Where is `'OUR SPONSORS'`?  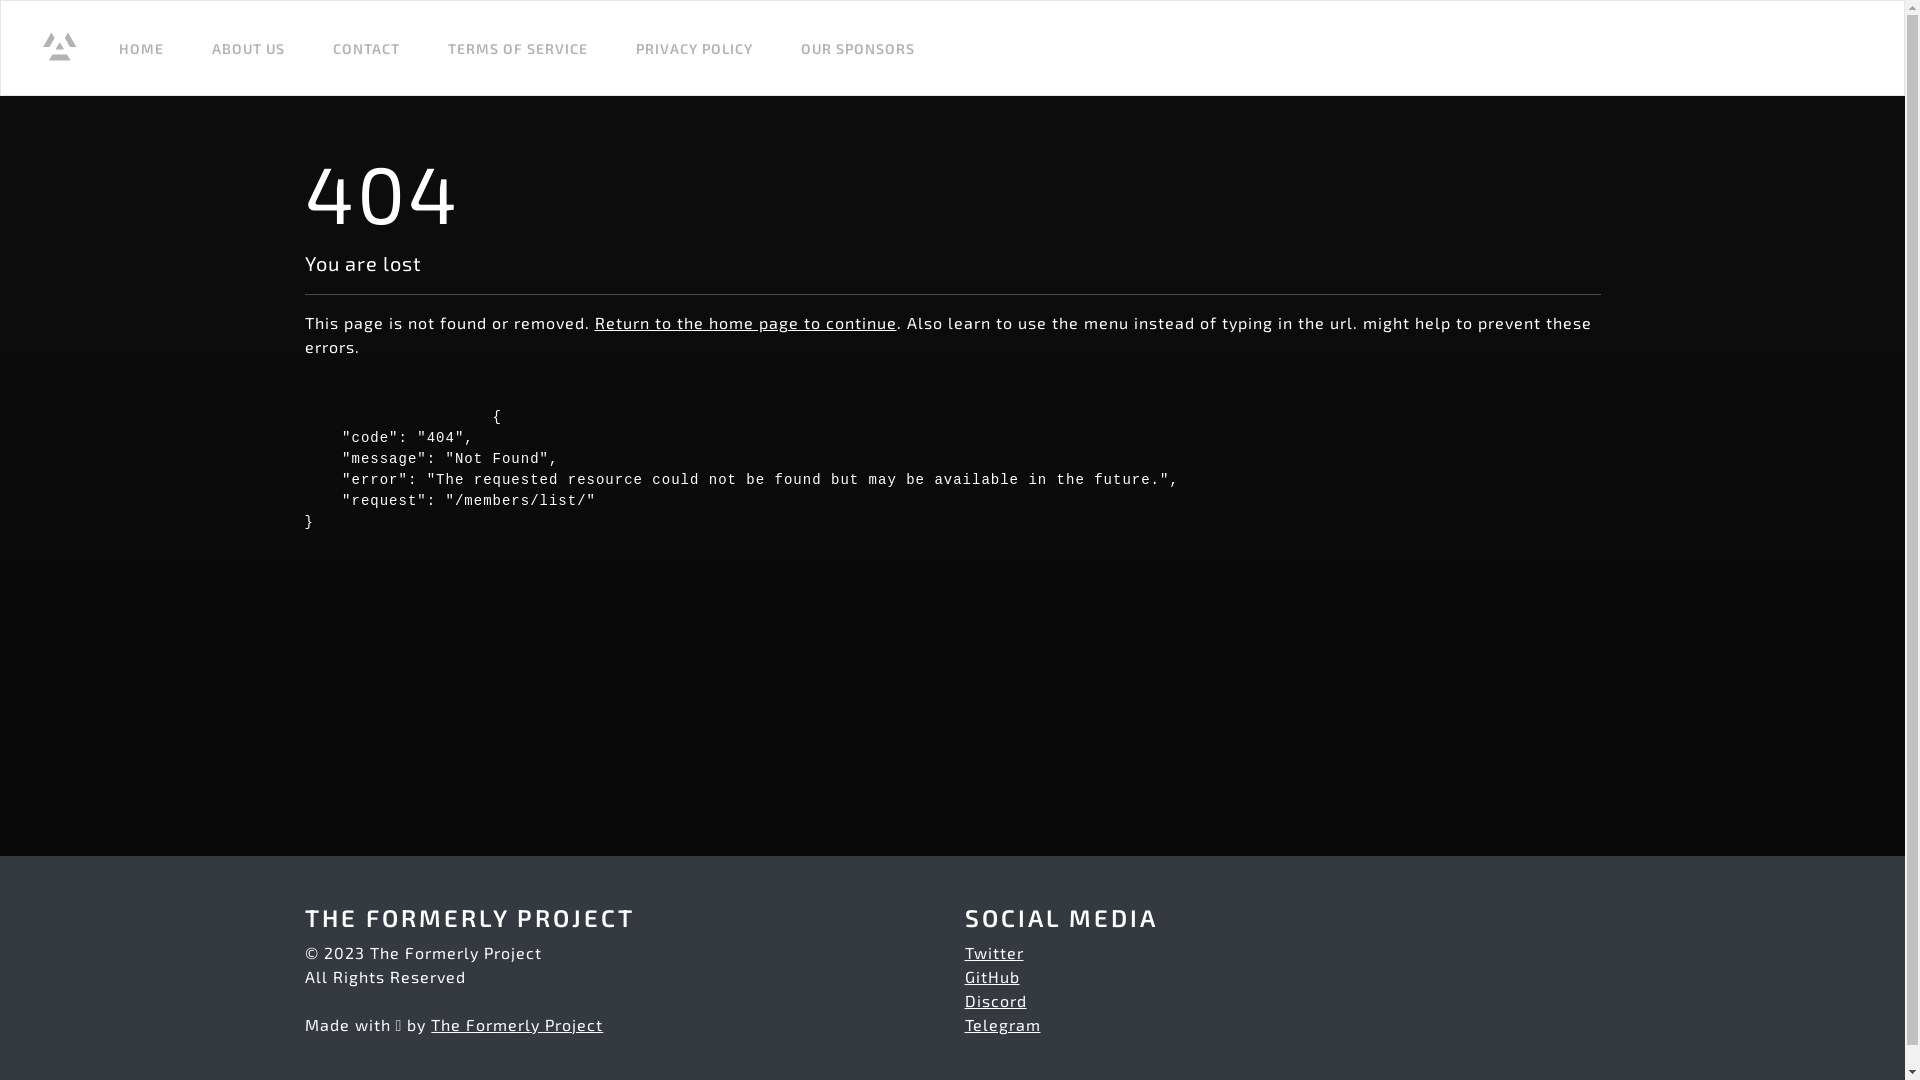 'OUR SPONSORS' is located at coordinates (858, 46).